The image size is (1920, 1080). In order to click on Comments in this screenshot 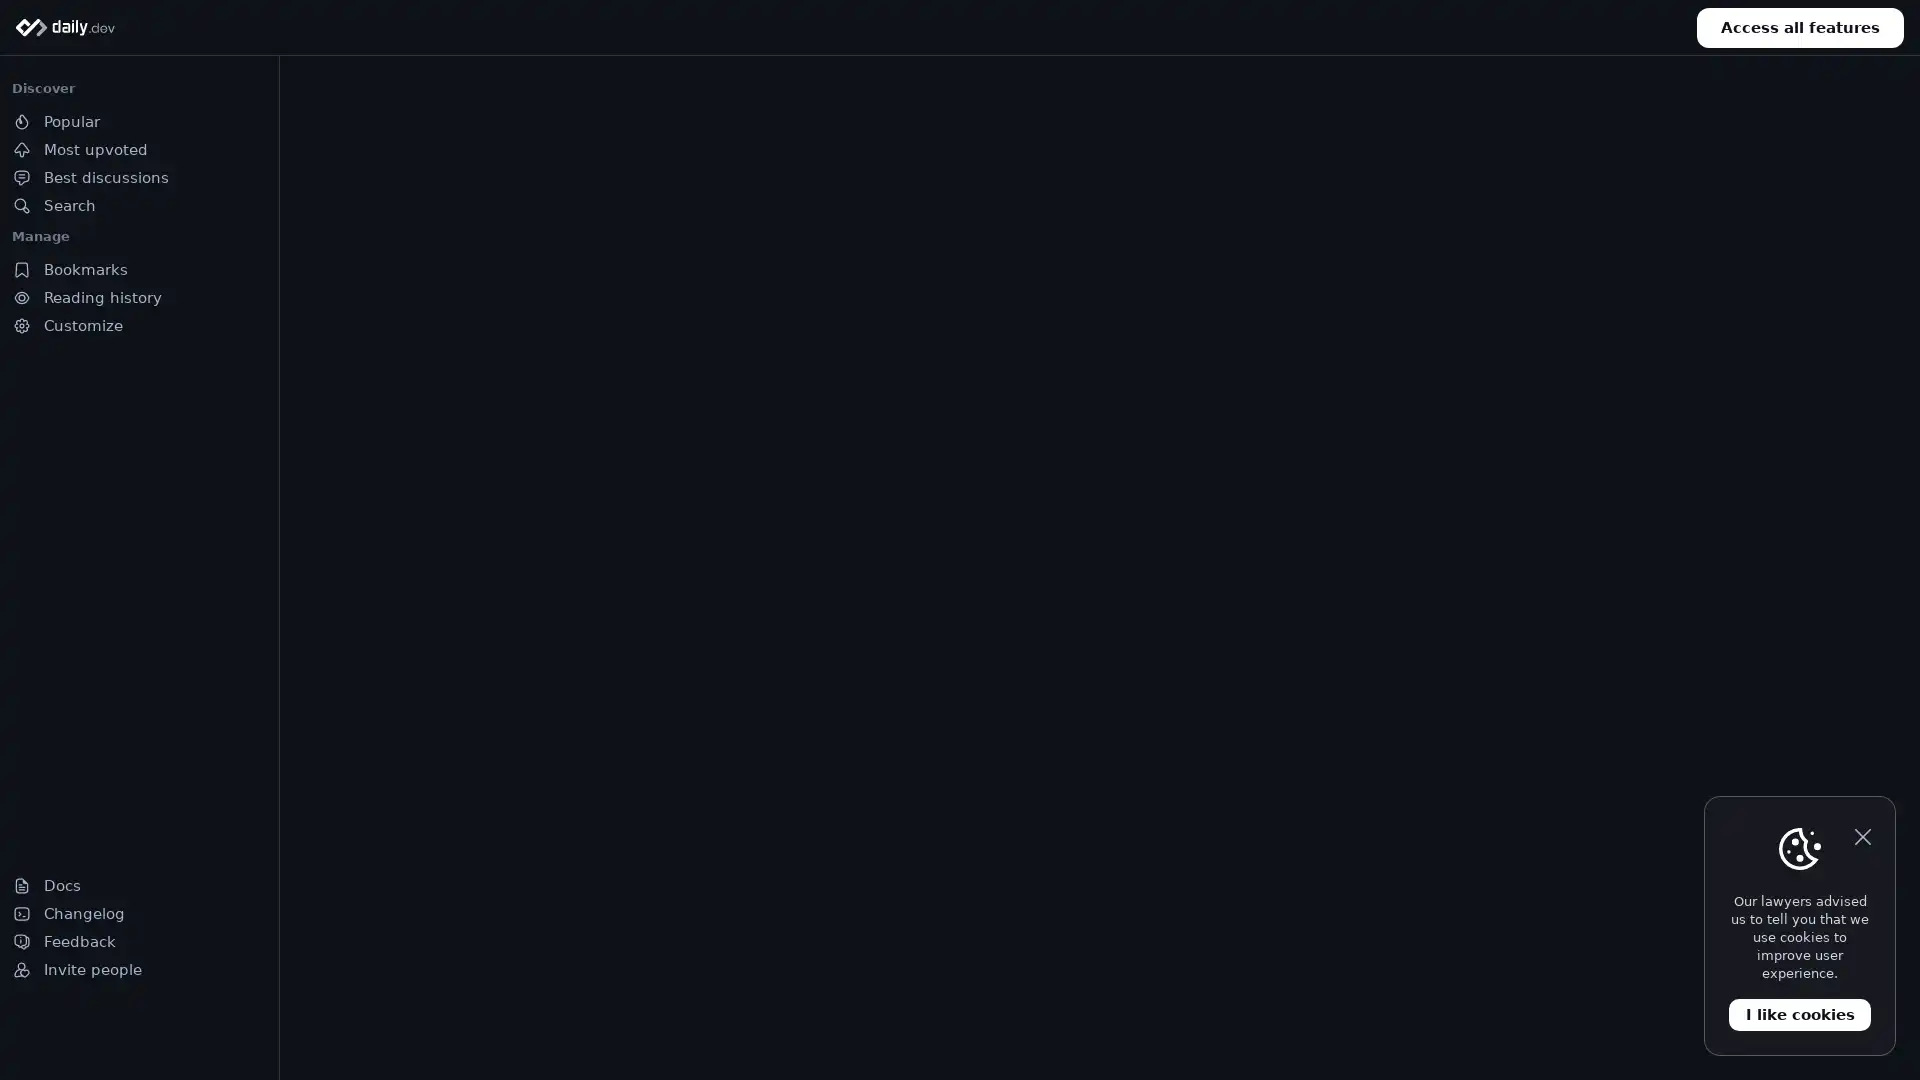, I will do `click(1275, 559)`.